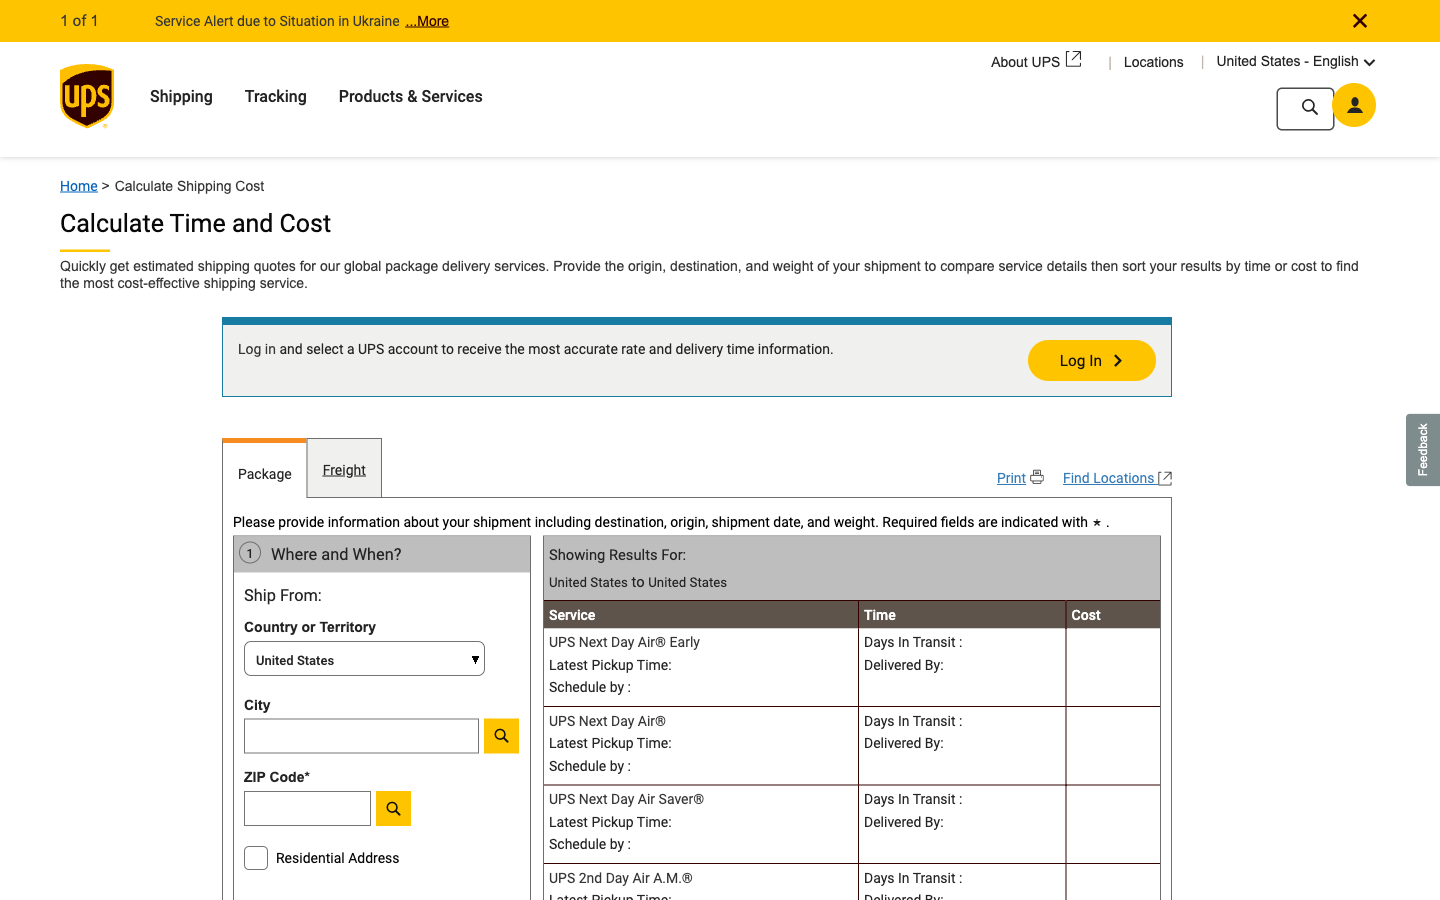 This screenshot has width=1440, height=900. I want to click on Search the package provided with the Zip Code "10243, so click(360, 813).